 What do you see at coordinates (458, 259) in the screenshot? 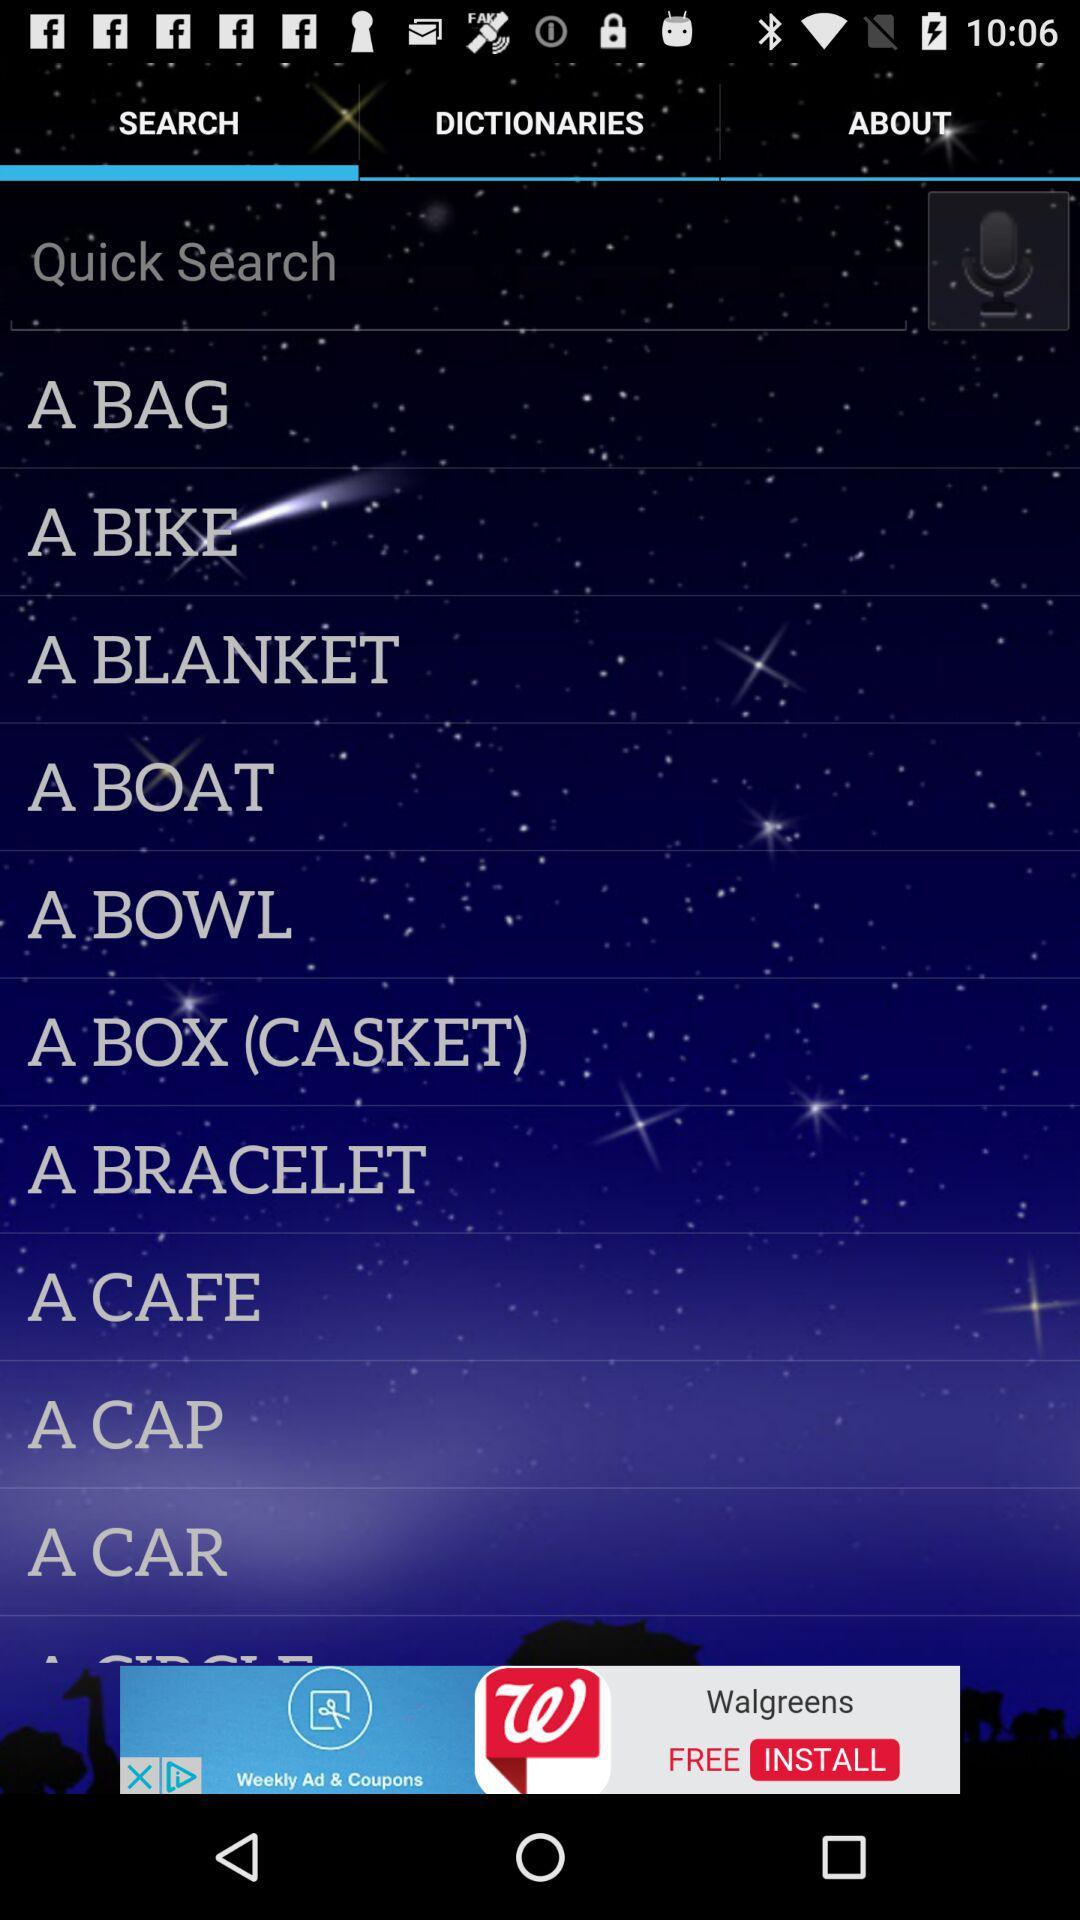
I see `quick search` at bounding box center [458, 259].